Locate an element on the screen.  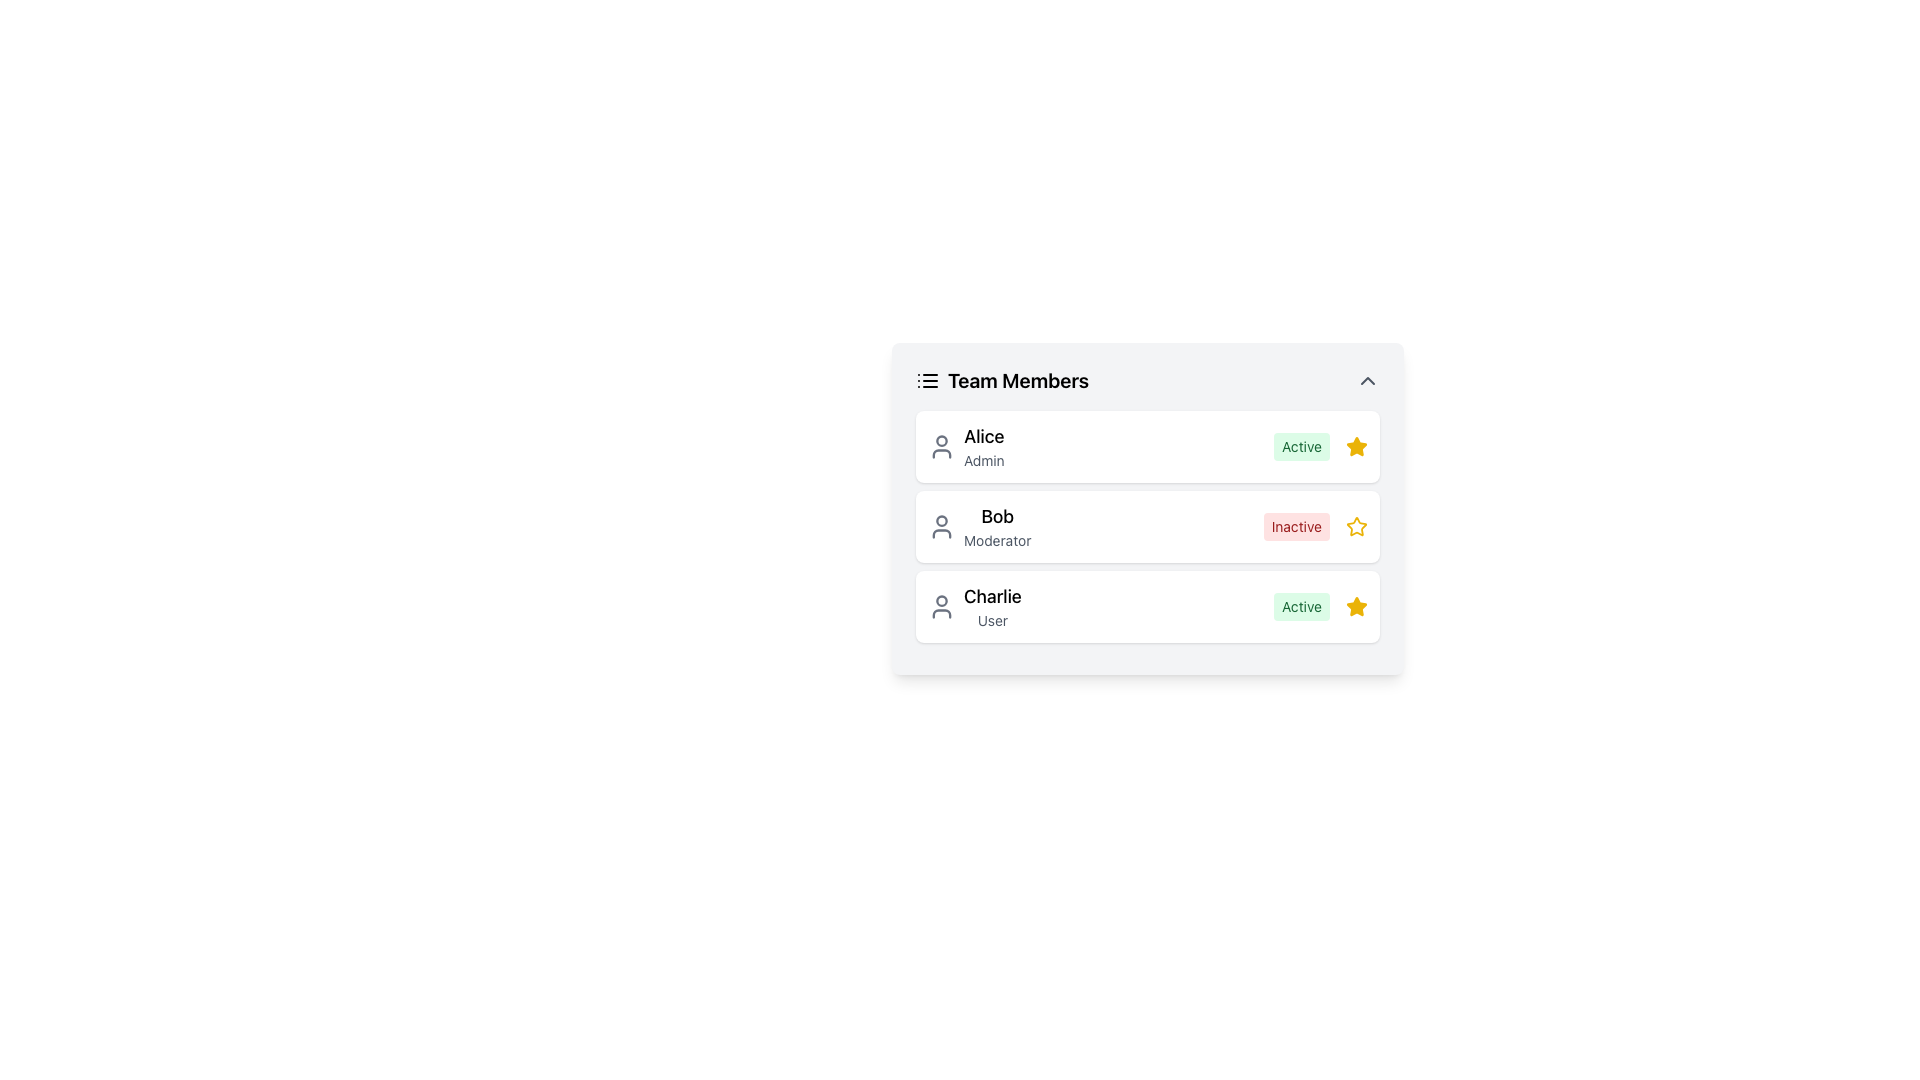
the SVG graphic icon representing the user 'Charlie' in the third entry of the 'Team Members' list for identification purposes is located at coordinates (940, 605).